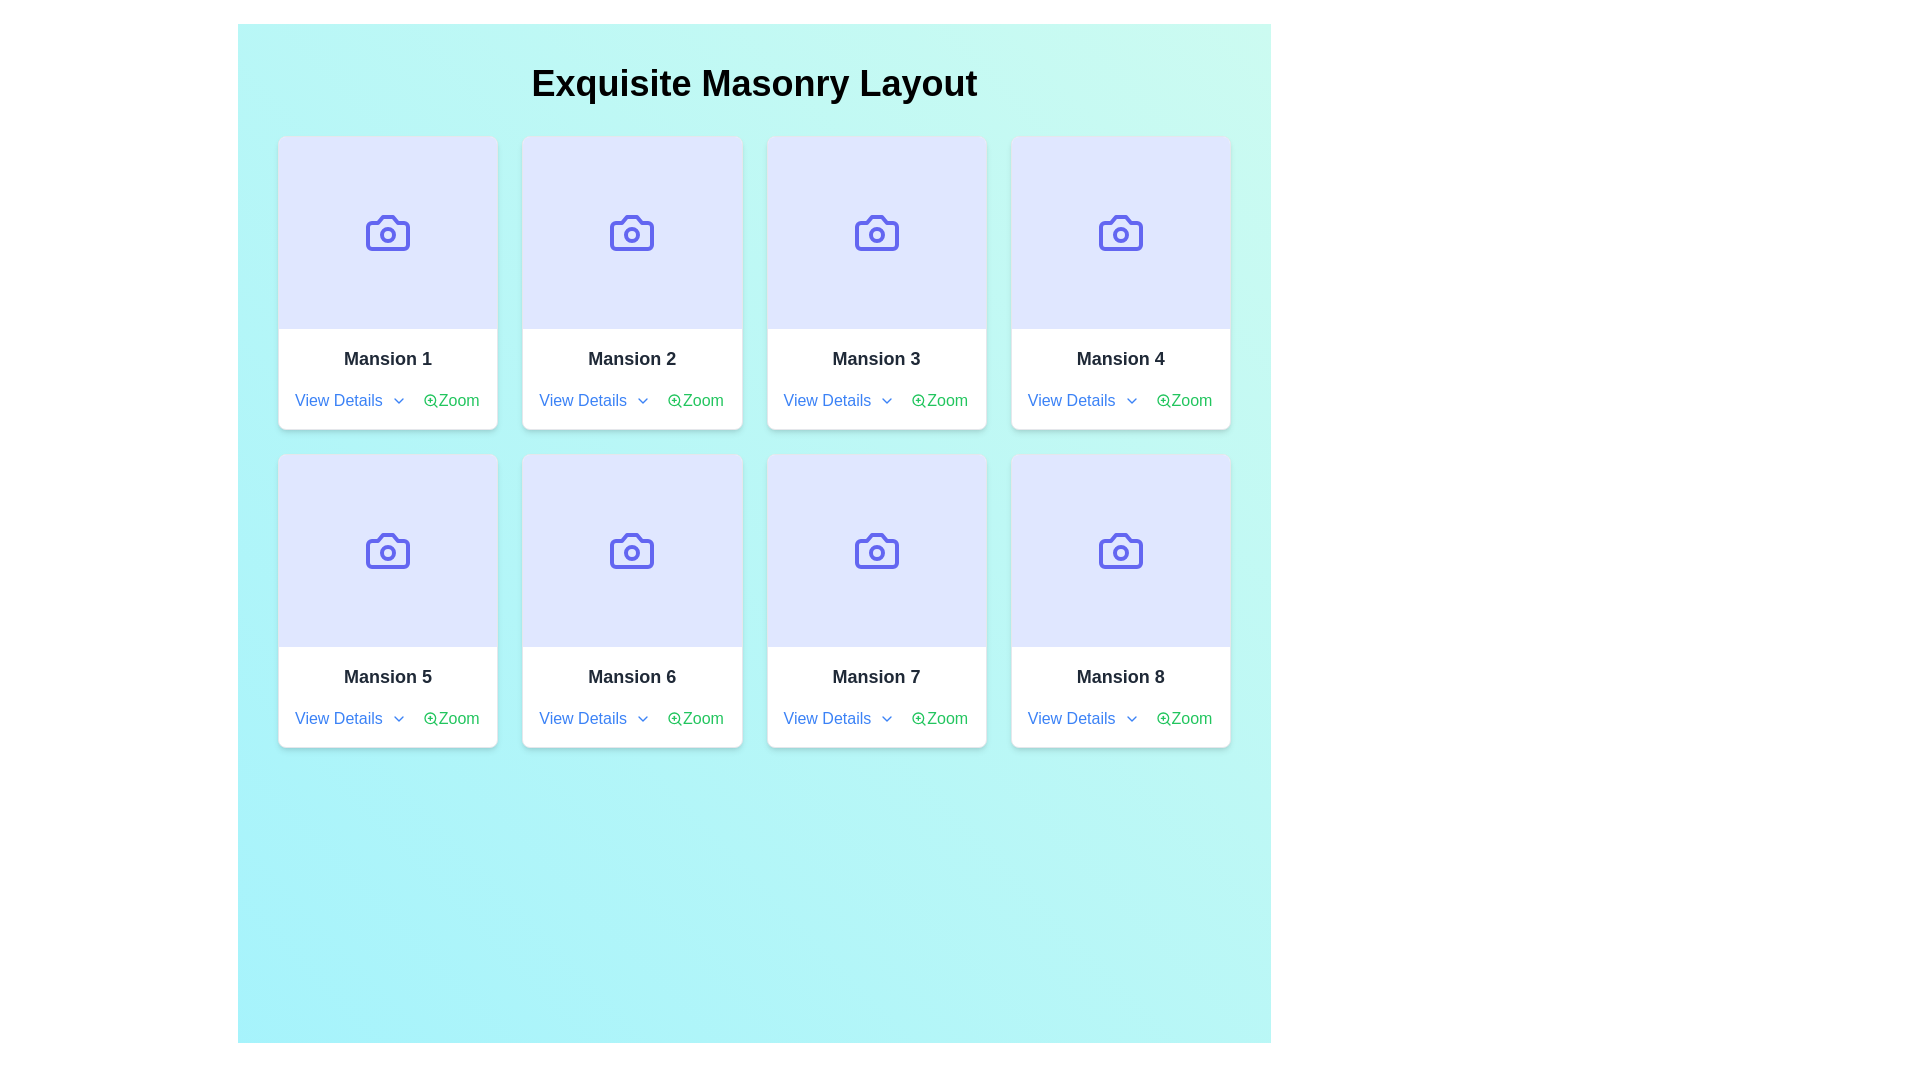  Describe the element at coordinates (388, 401) in the screenshot. I see `the interactive text links labeled 'View Details' and 'Zoom' which are styled with icons, located within the 'Mansion 1' card` at that location.